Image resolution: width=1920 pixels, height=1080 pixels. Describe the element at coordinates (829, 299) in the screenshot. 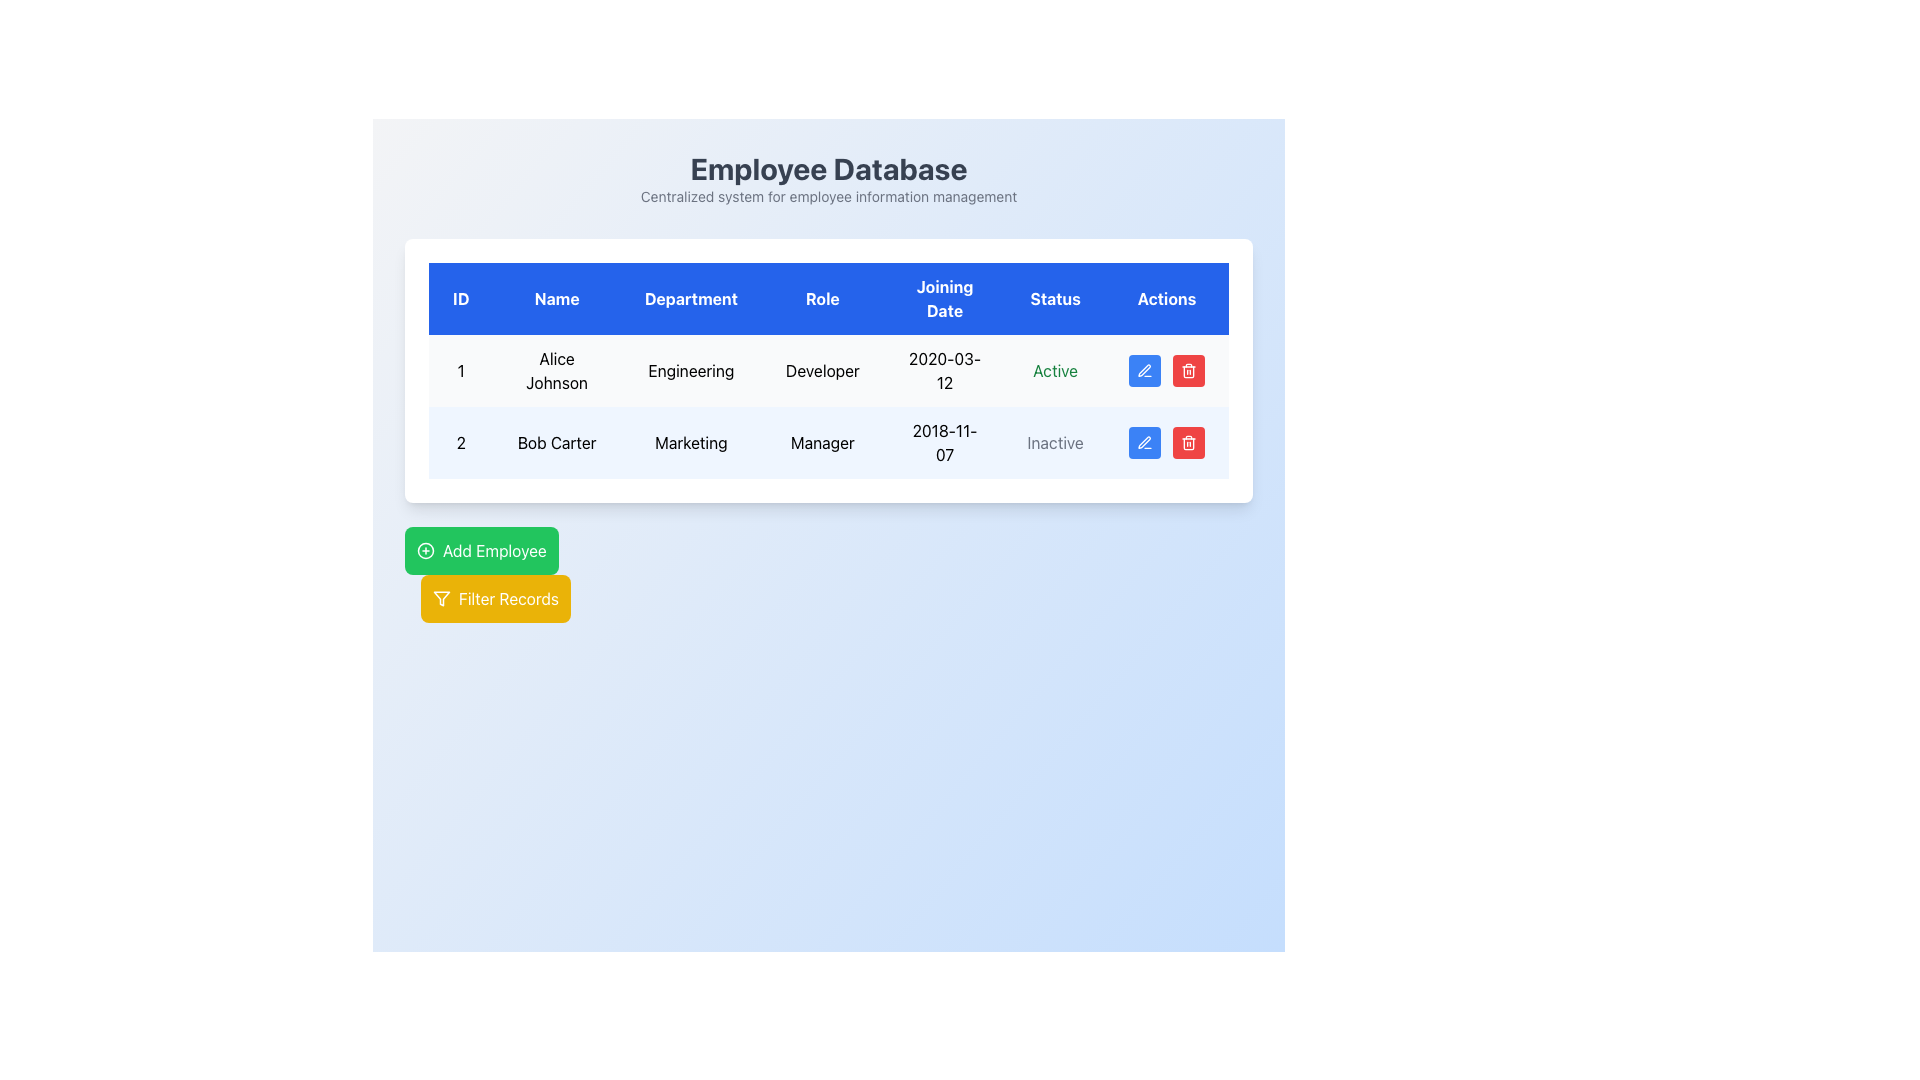

I see `the Table Header that labels the columns of the table, positioned at the top of the table content` at that location.